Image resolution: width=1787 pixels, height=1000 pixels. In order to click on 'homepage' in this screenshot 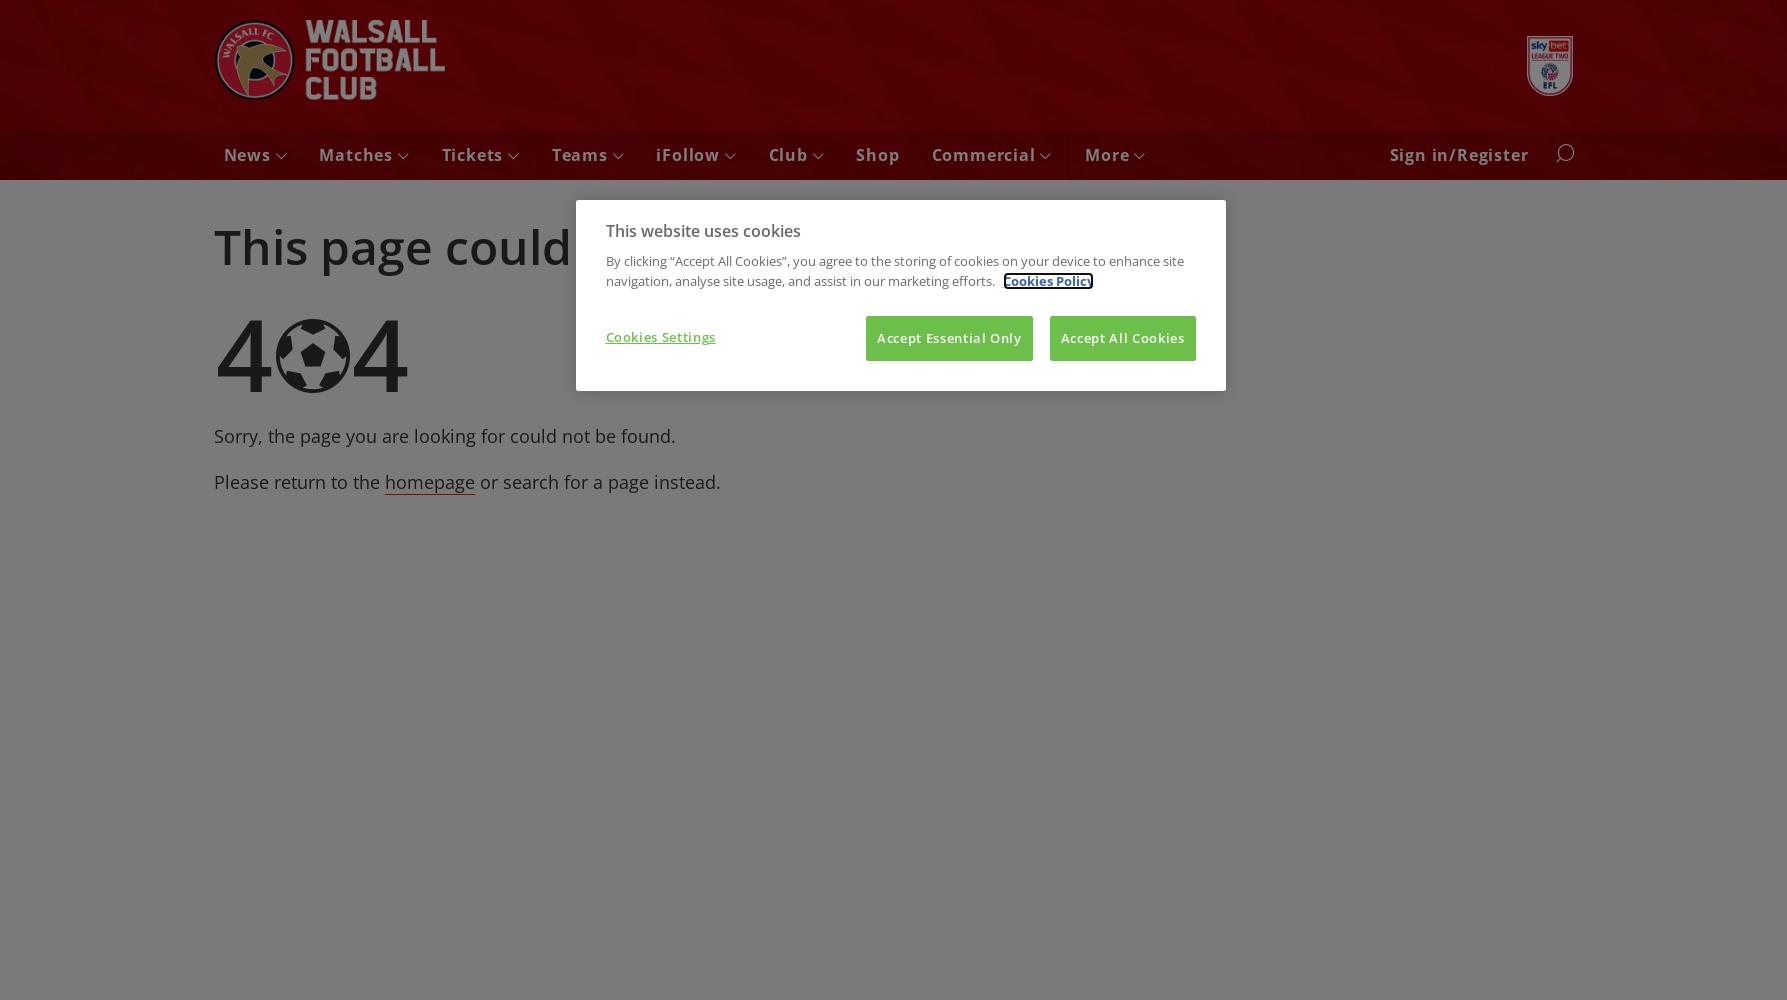, I will do `click(384, 480)`.